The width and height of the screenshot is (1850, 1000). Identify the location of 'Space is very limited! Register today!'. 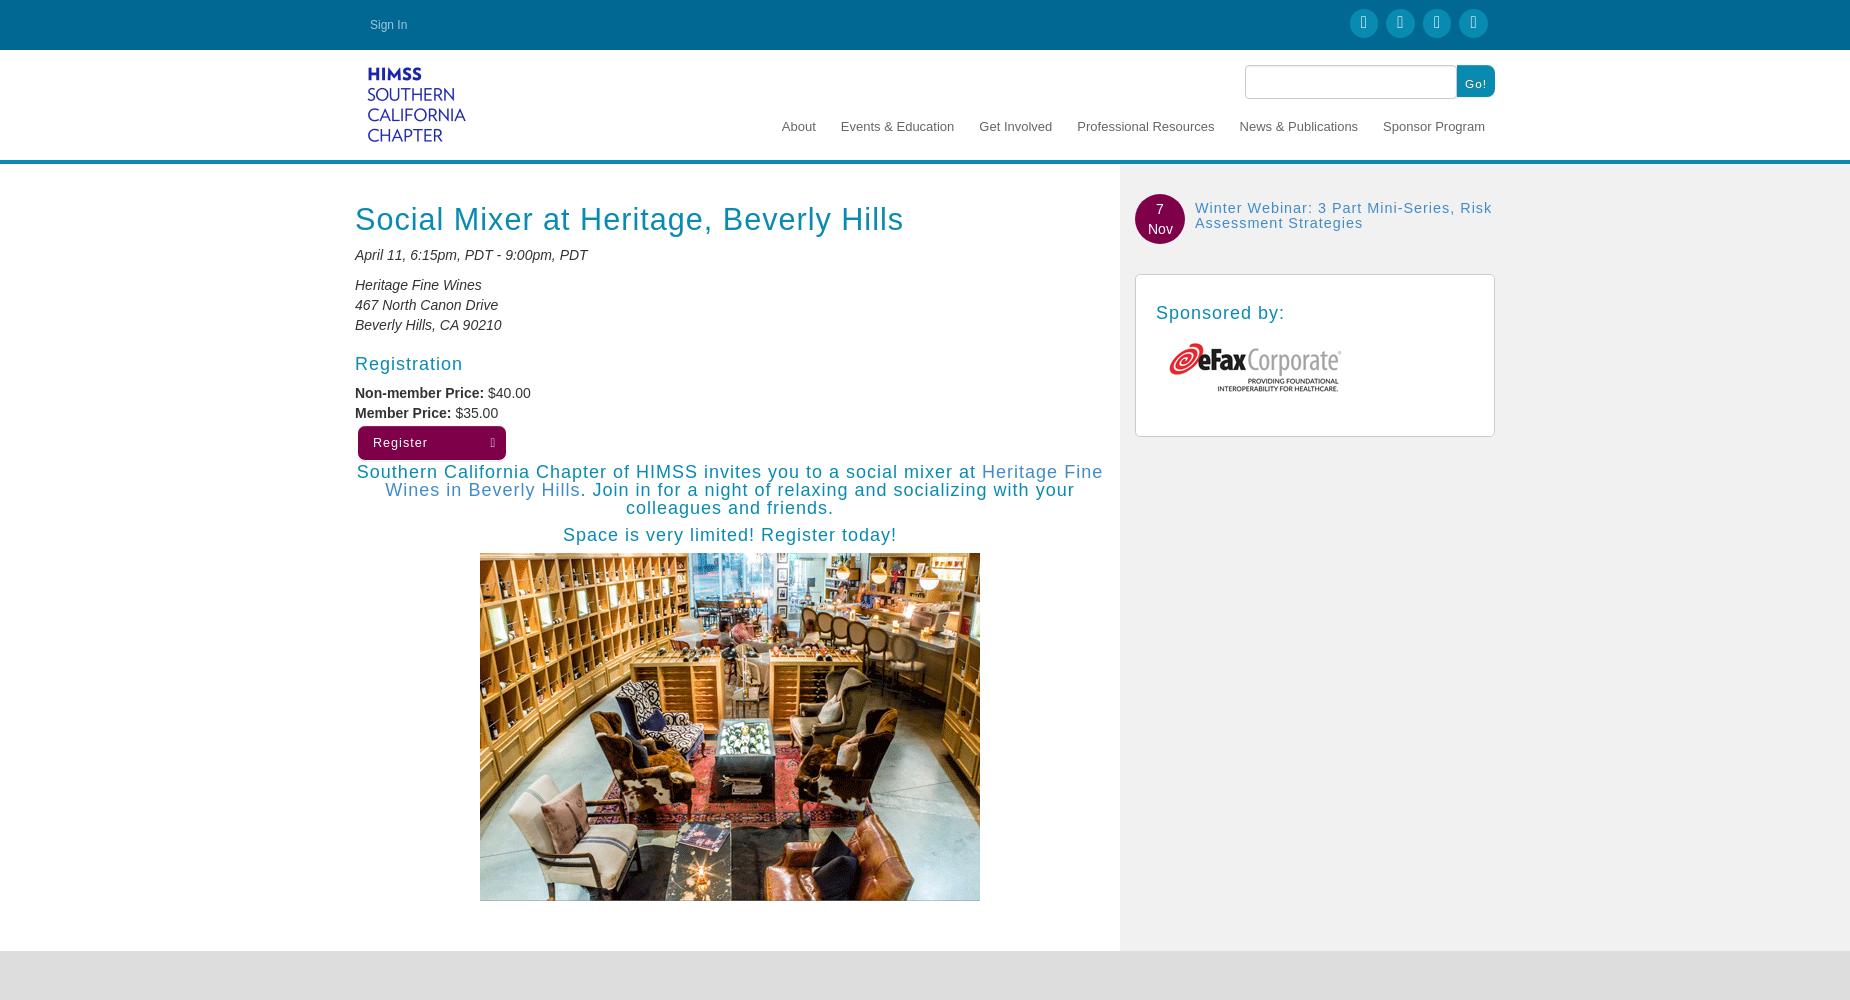
(729, 534).